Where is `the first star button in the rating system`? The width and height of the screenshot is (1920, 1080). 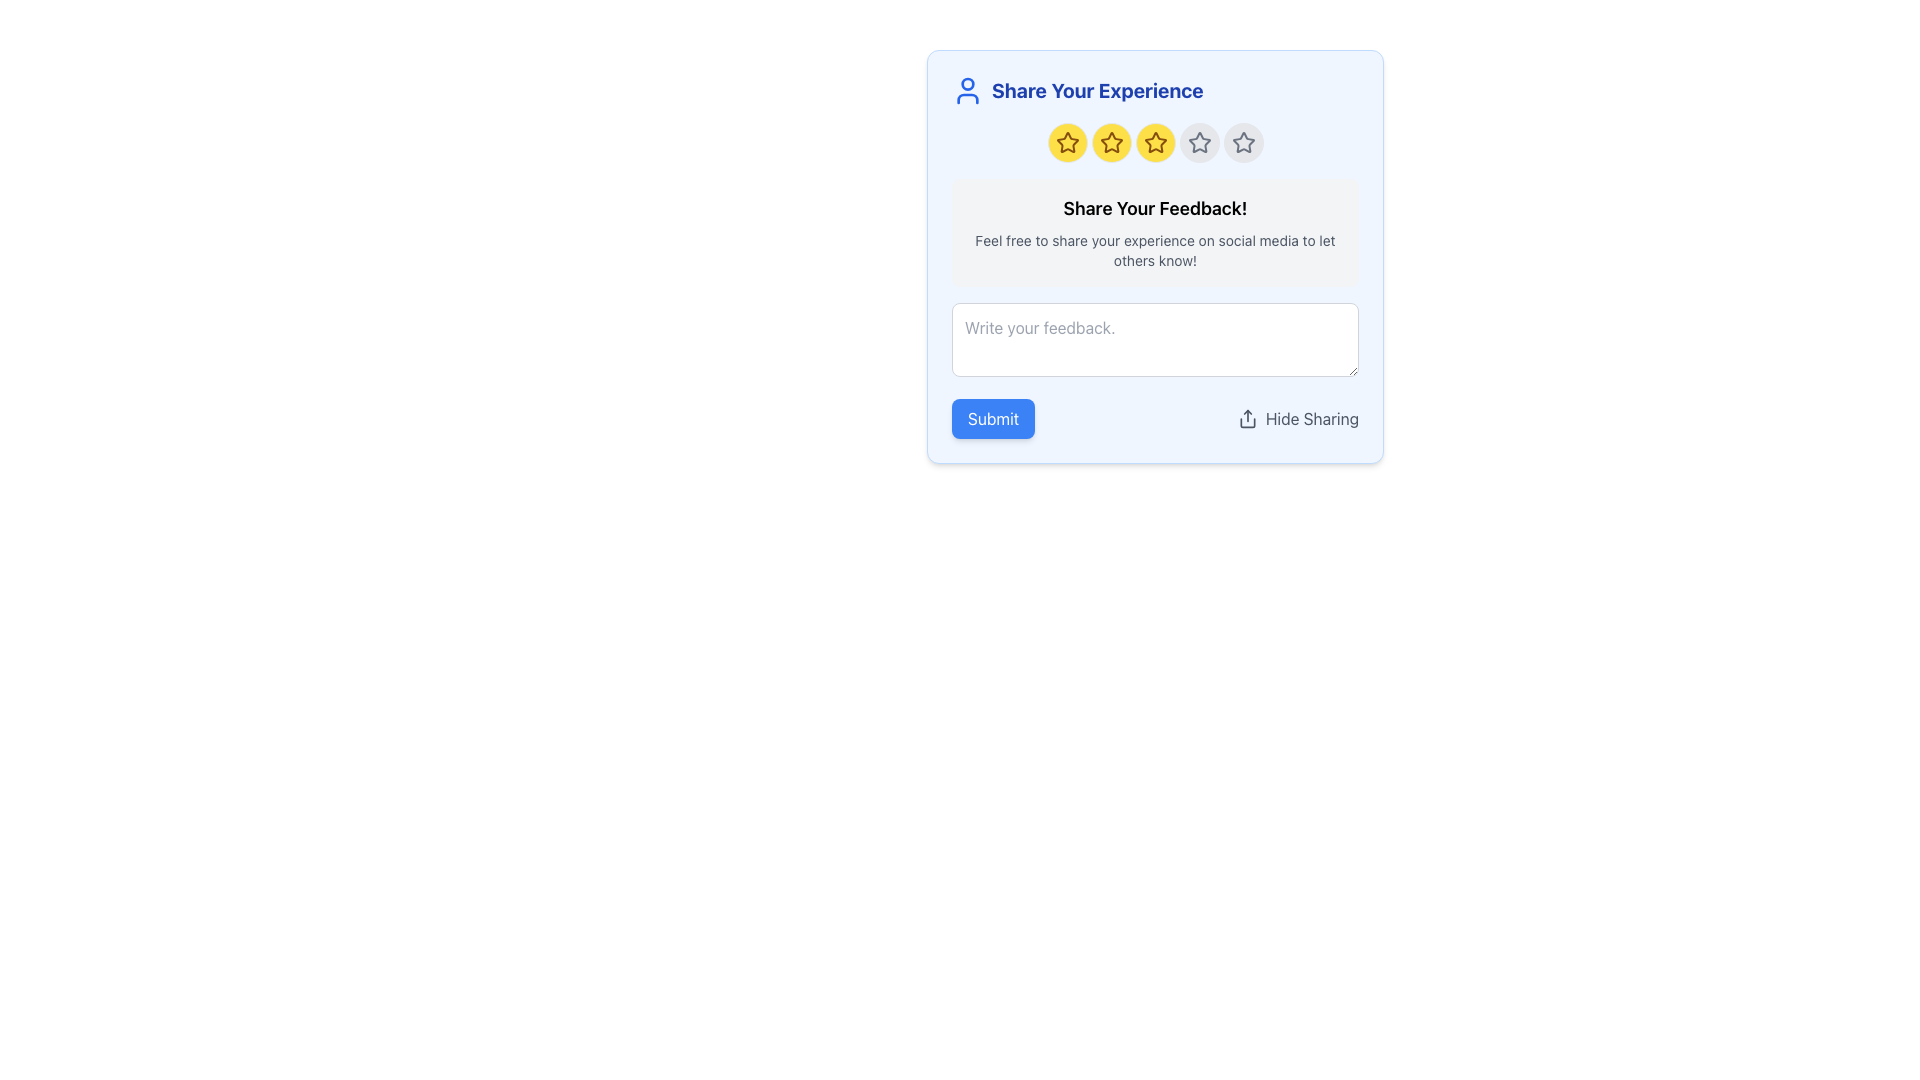
the first star button in the rating system is located at coordinates (1066, 141).